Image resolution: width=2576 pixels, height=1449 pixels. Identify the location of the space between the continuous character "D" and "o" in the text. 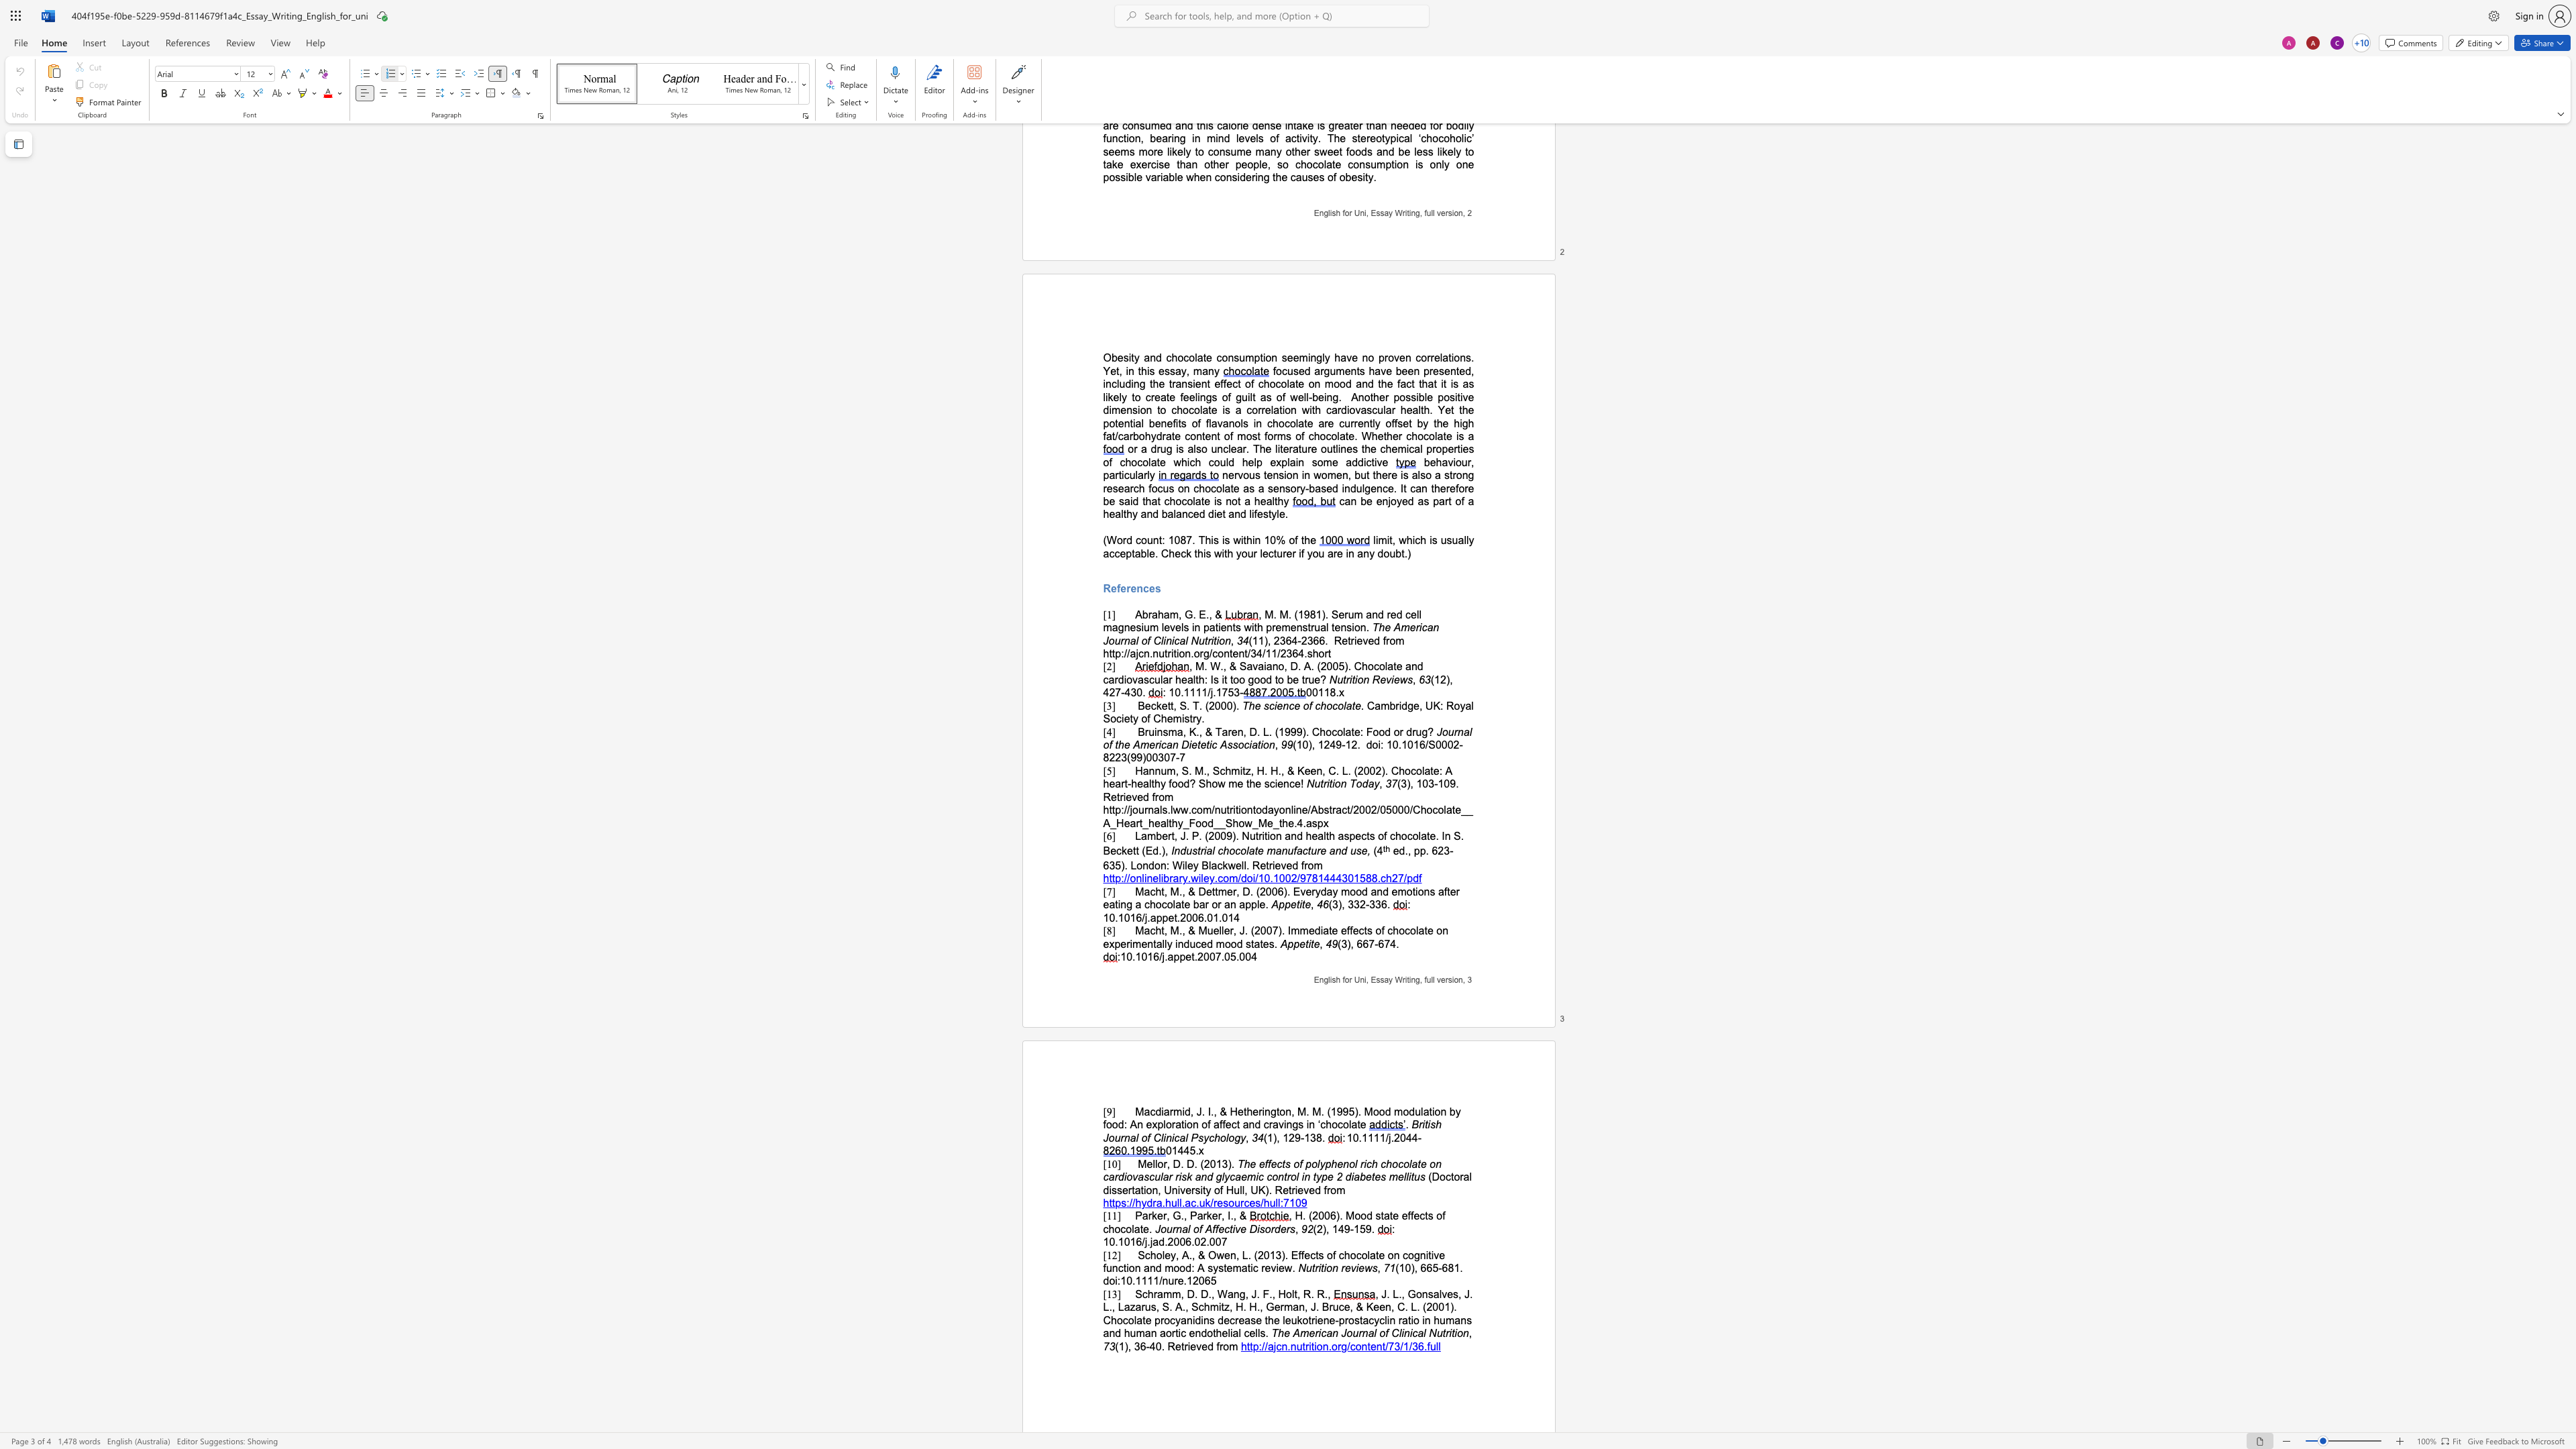
(1439, 1177).